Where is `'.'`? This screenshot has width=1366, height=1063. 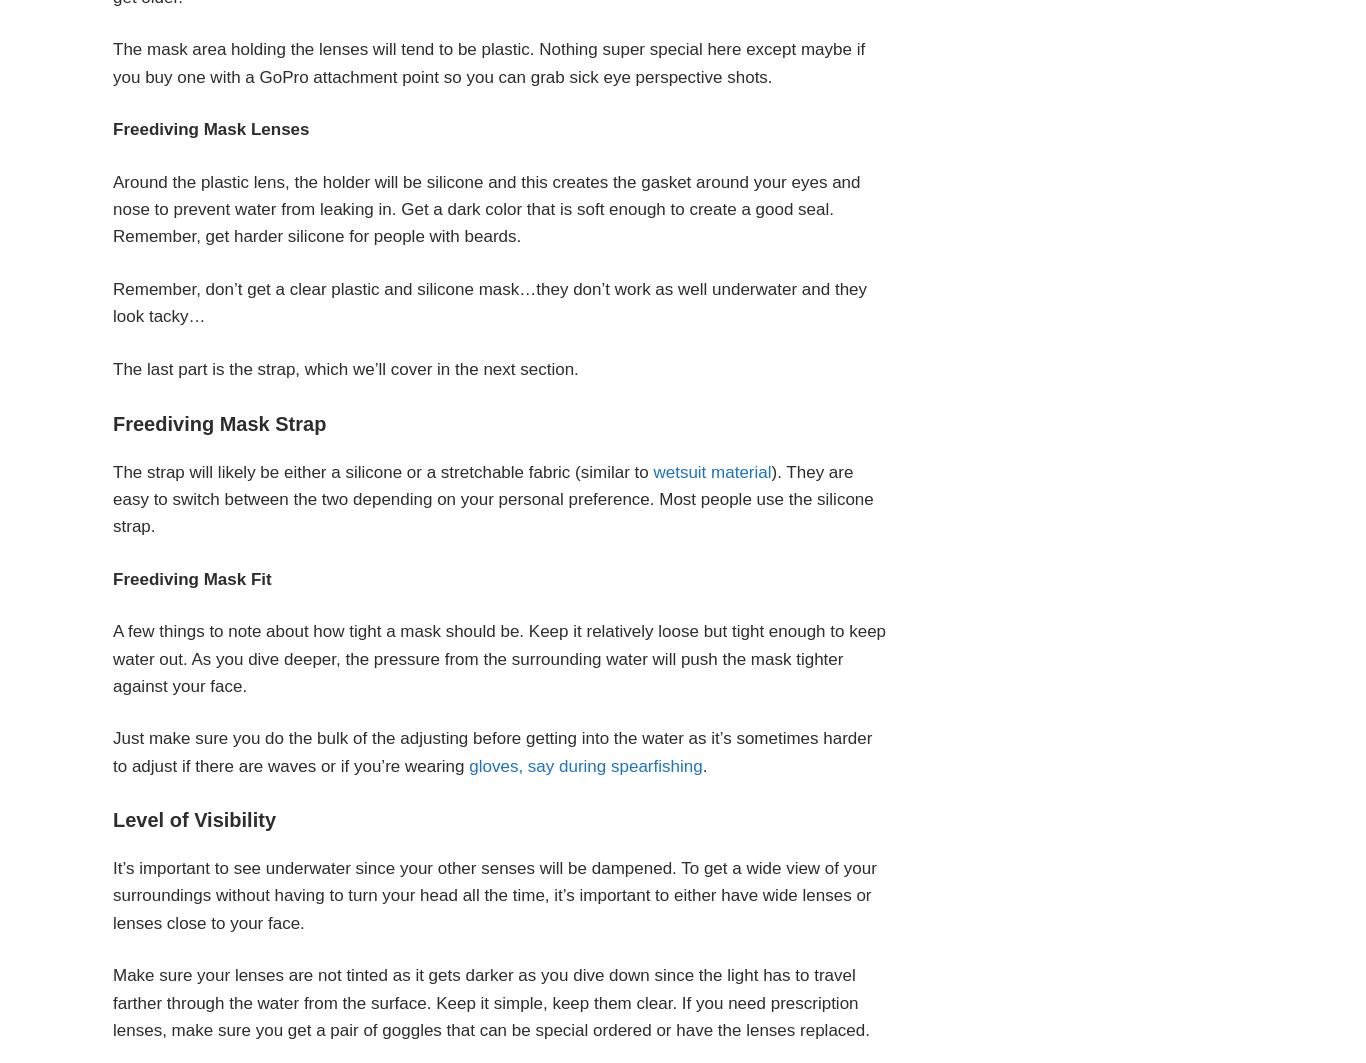 '.' is located at coordinates (704, 764).